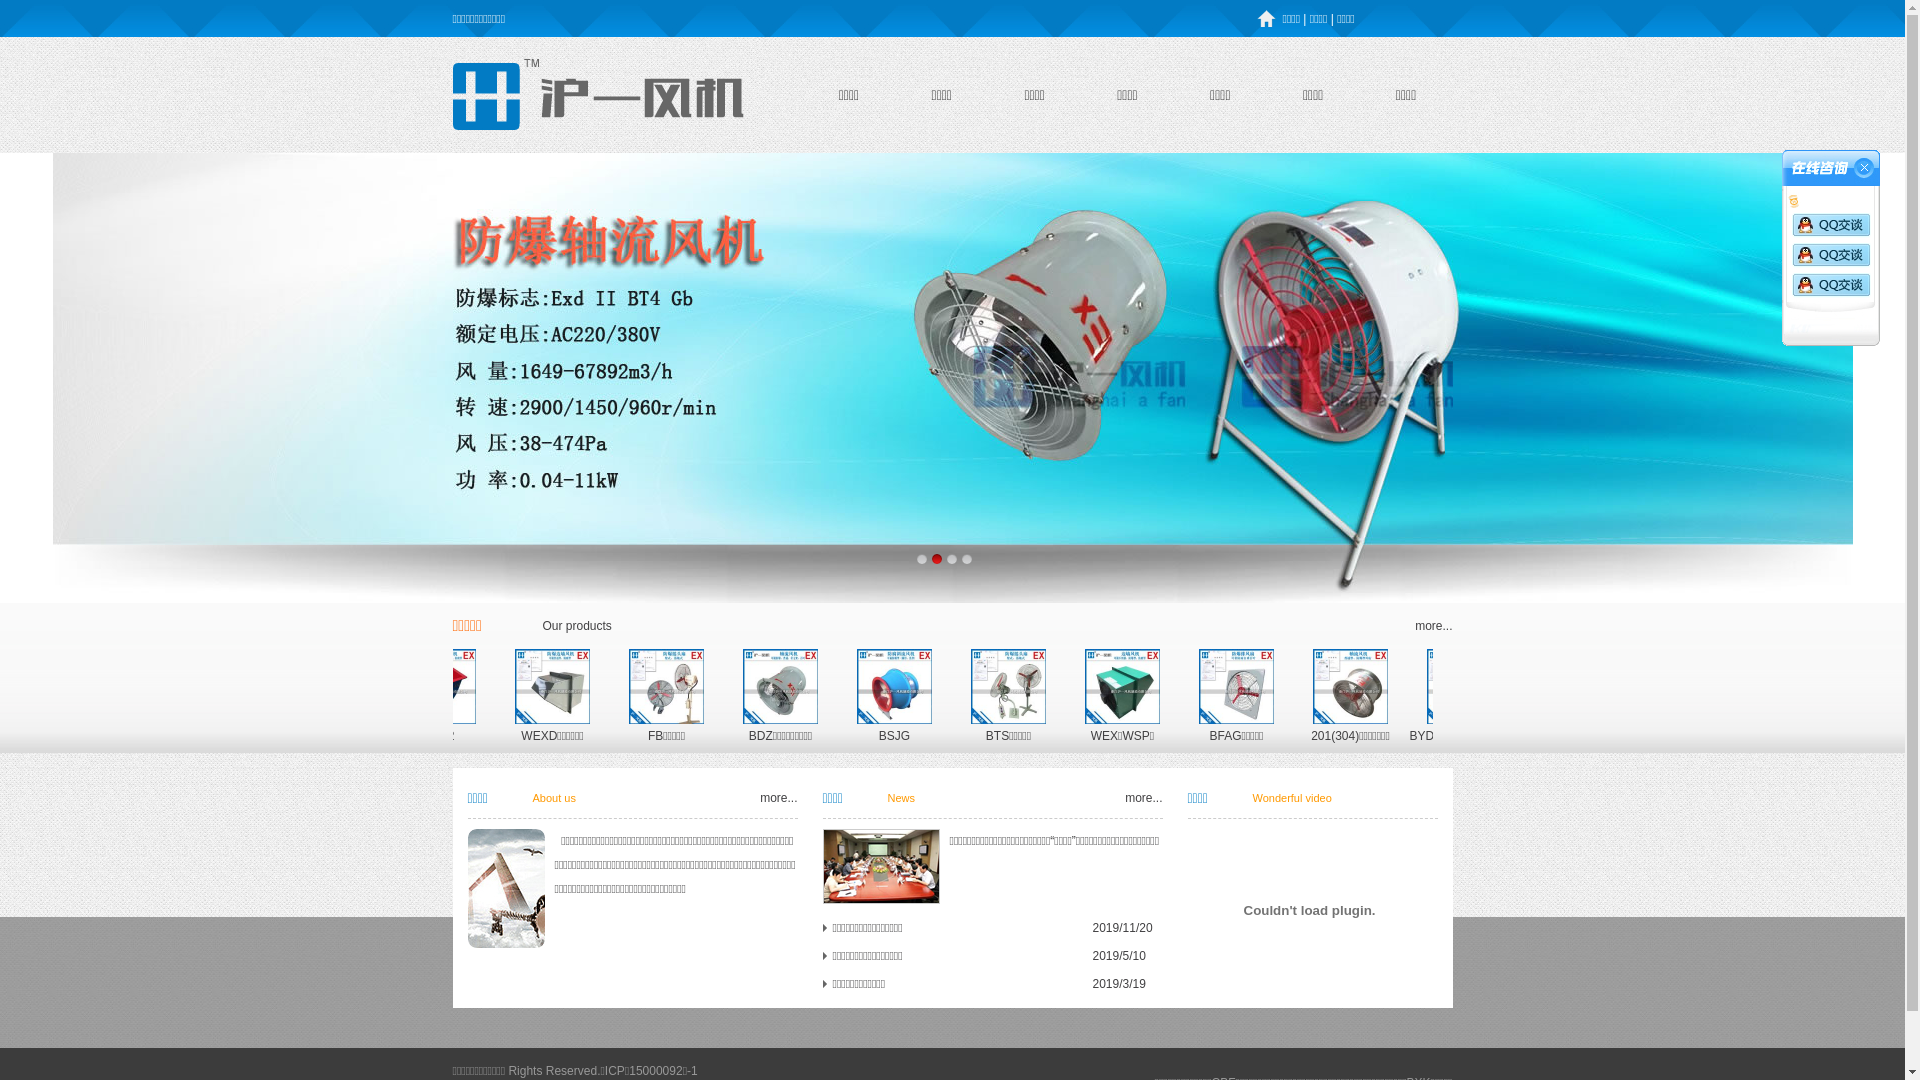 The width and height of the screenshot is (1920, 1080). I want to click on 'B4-72', so click(691, 736).